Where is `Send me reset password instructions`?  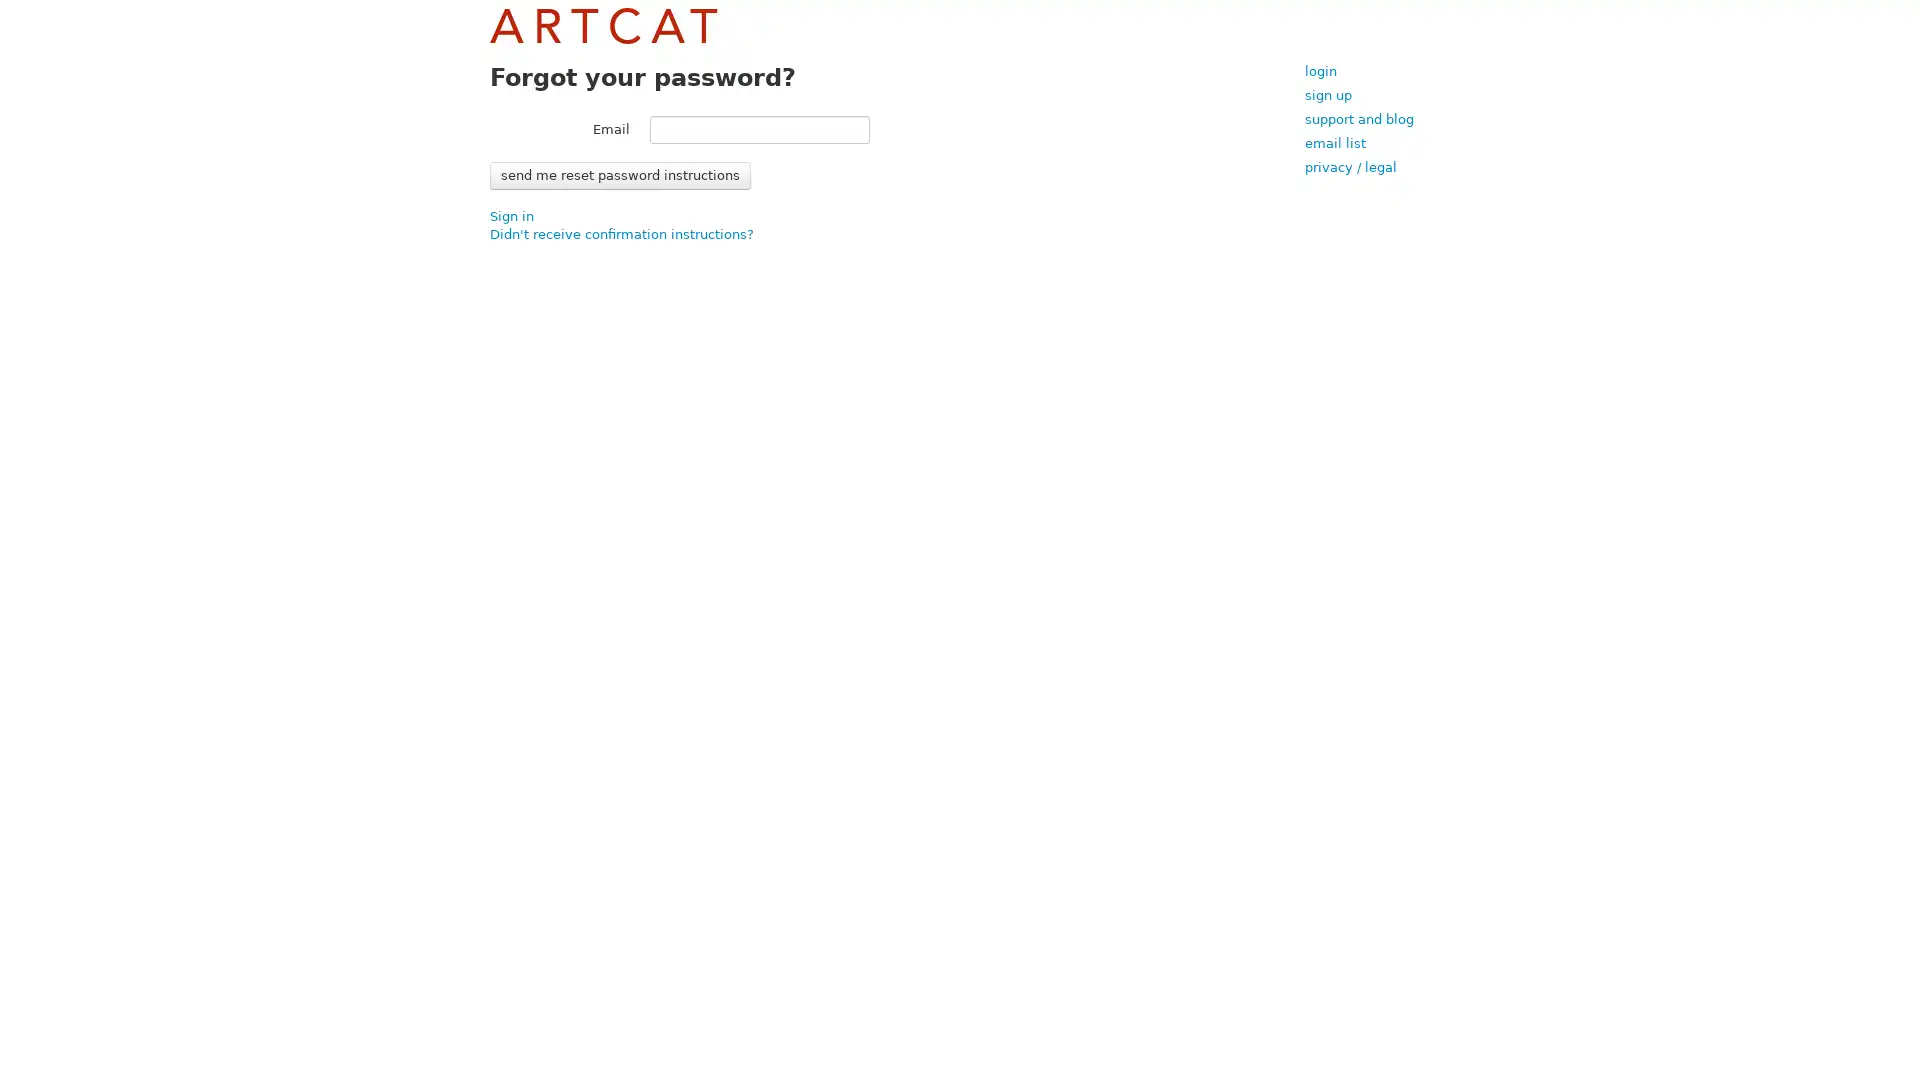
Send me reset password instructions is located at coordinates (619, 175).